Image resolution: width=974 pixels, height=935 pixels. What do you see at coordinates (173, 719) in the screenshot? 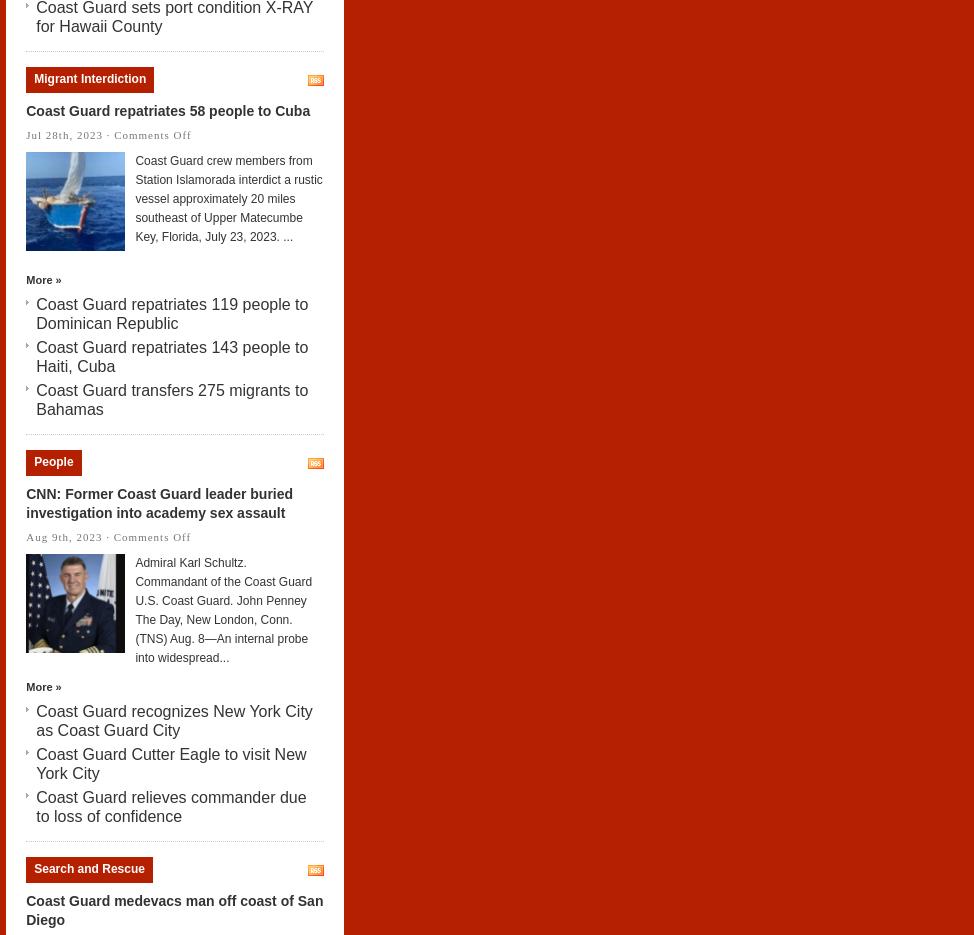
I see `'Coast Guard recognizes New York City as Coast Guard City'` at bounding box center [173, 719].